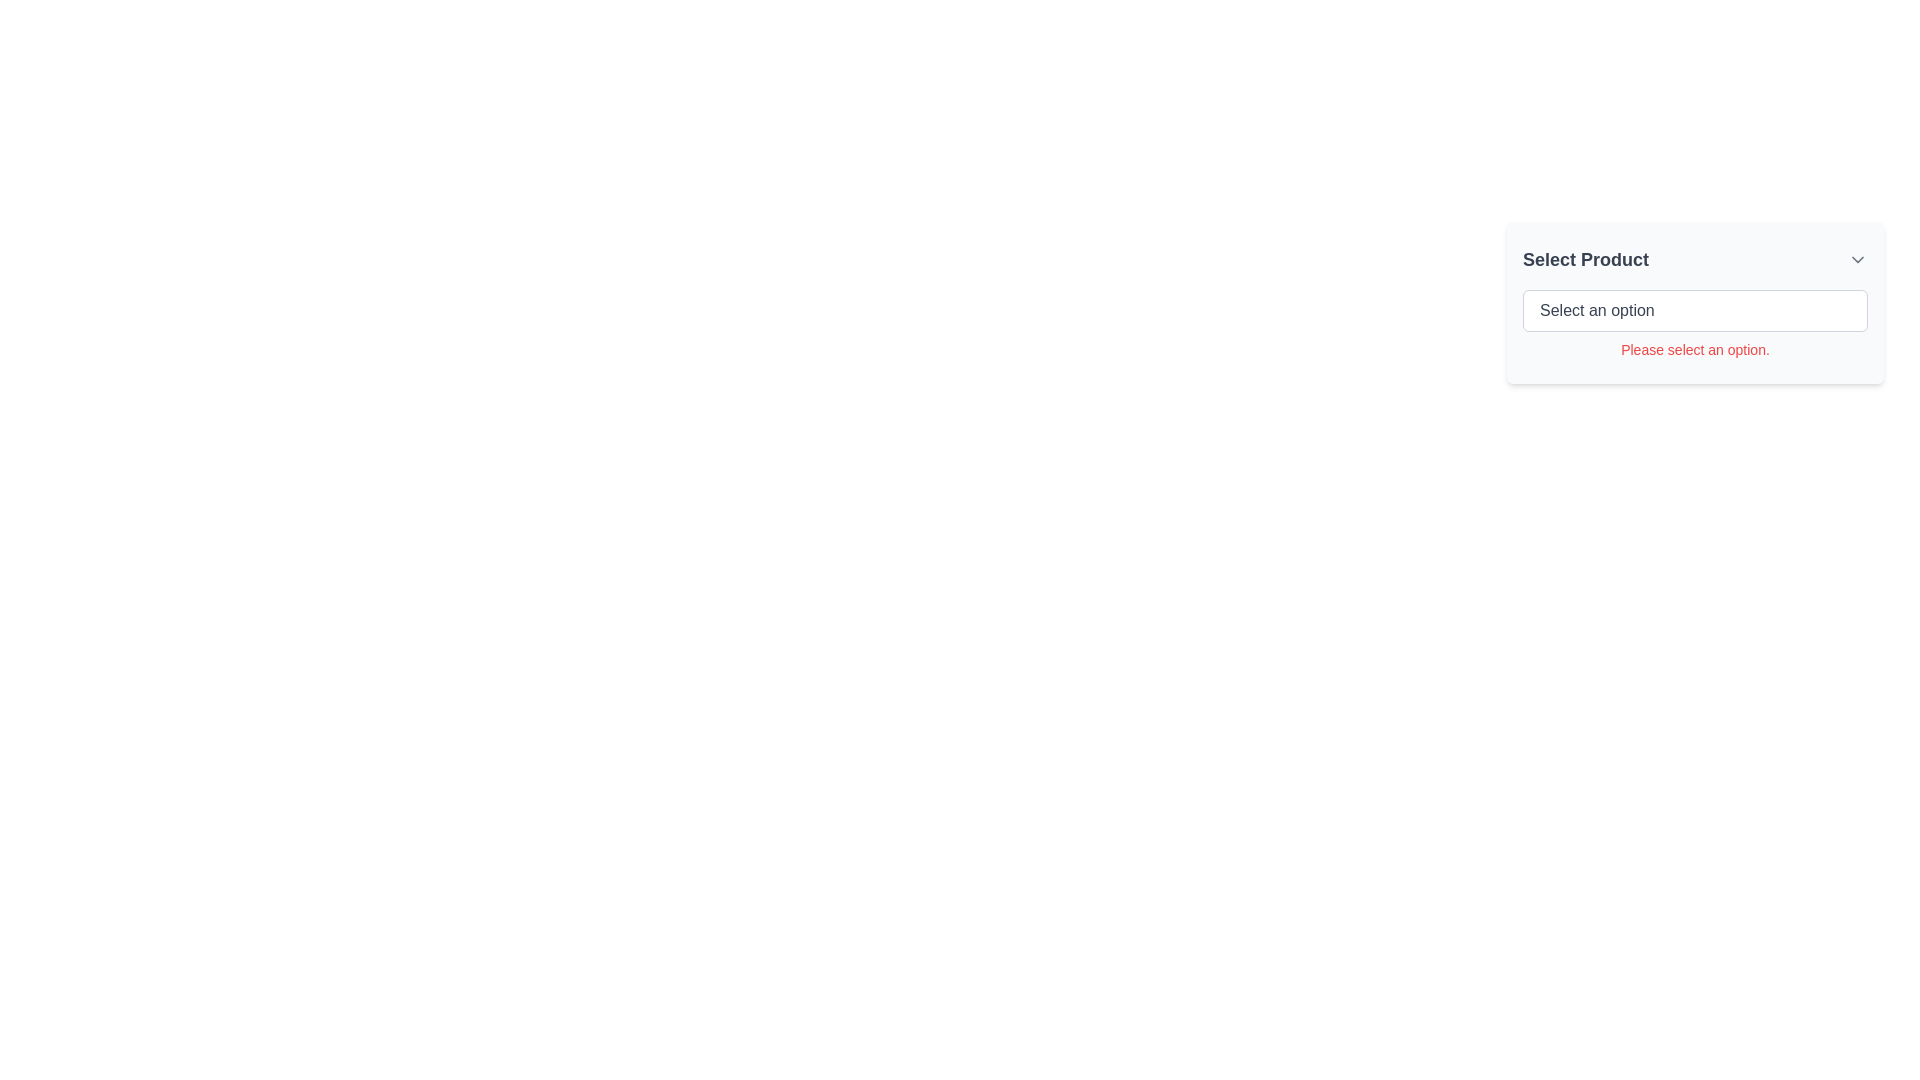 This screenshot has width=1920, height=1080. I want to click on the interactive icon located to the far right of the 'Select Product' label, so click(1856, 258).